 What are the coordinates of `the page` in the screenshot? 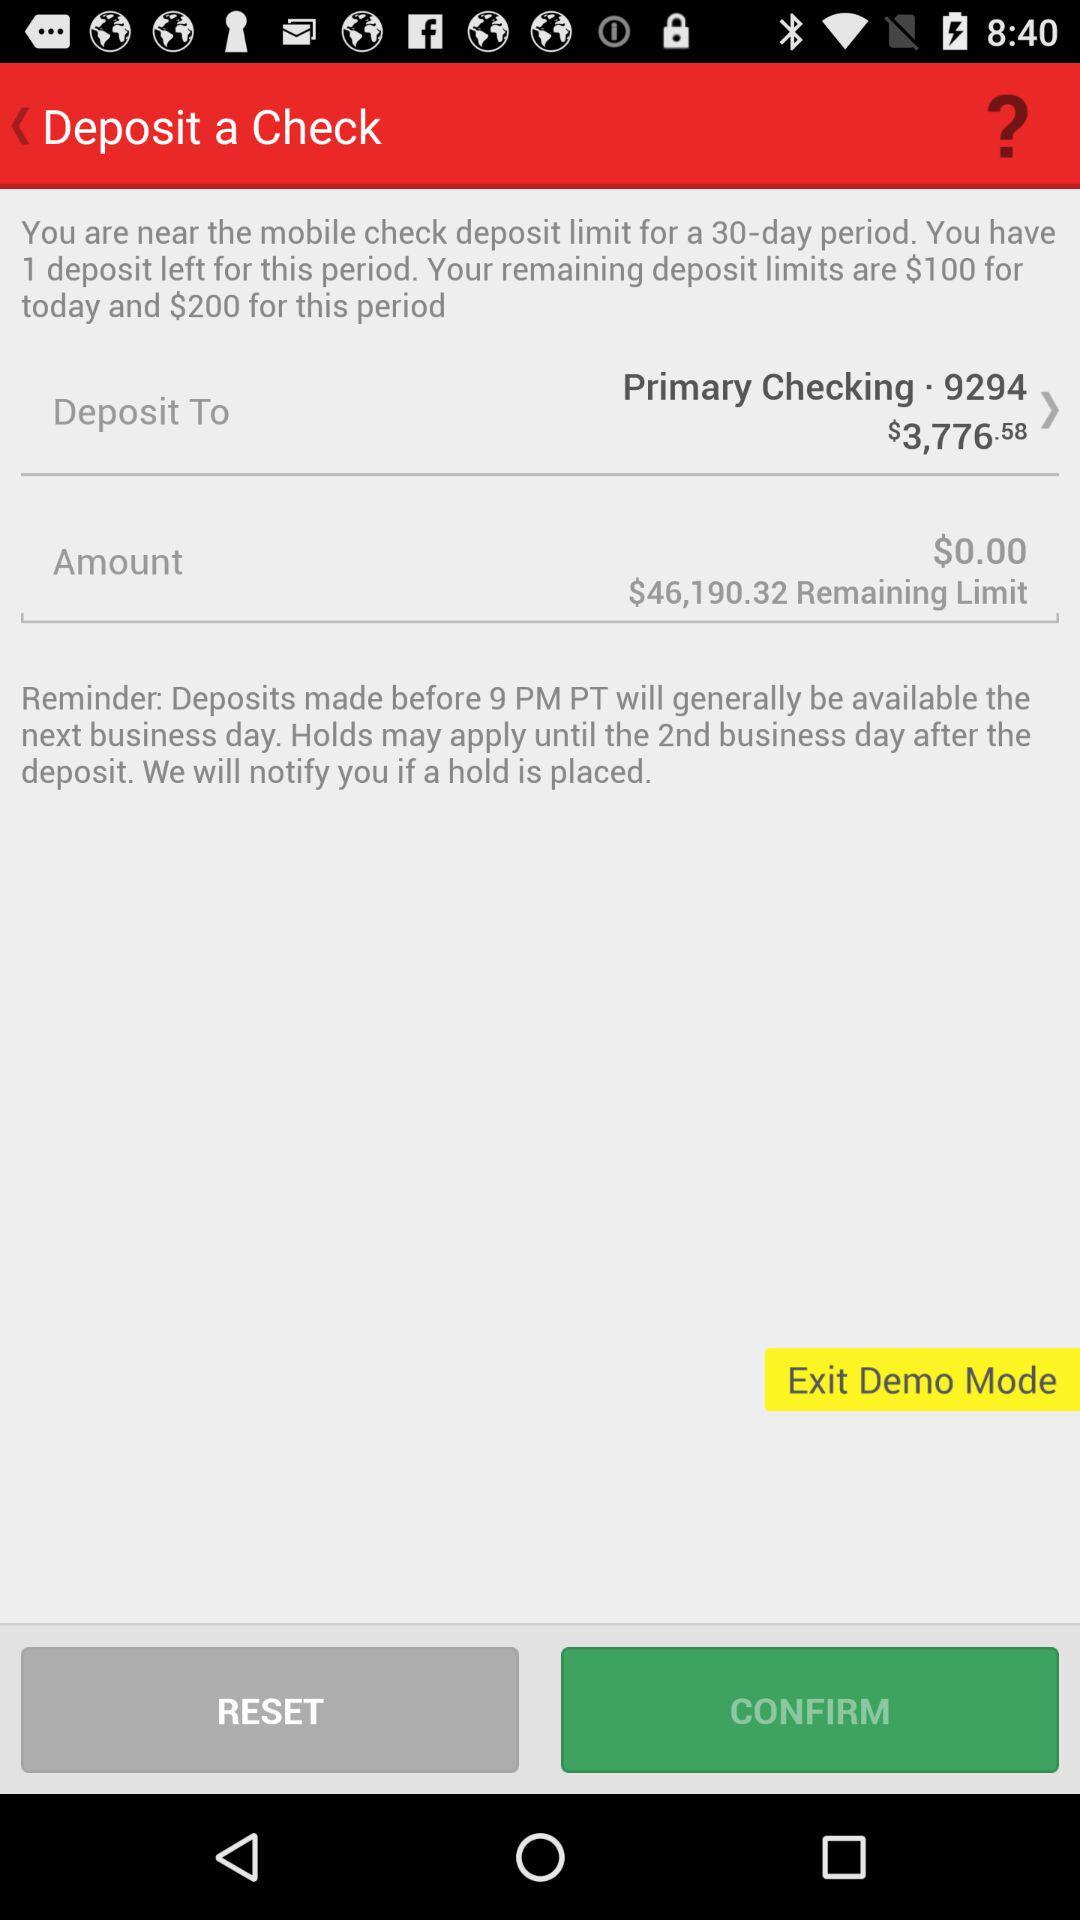 It's located at (540, 560).